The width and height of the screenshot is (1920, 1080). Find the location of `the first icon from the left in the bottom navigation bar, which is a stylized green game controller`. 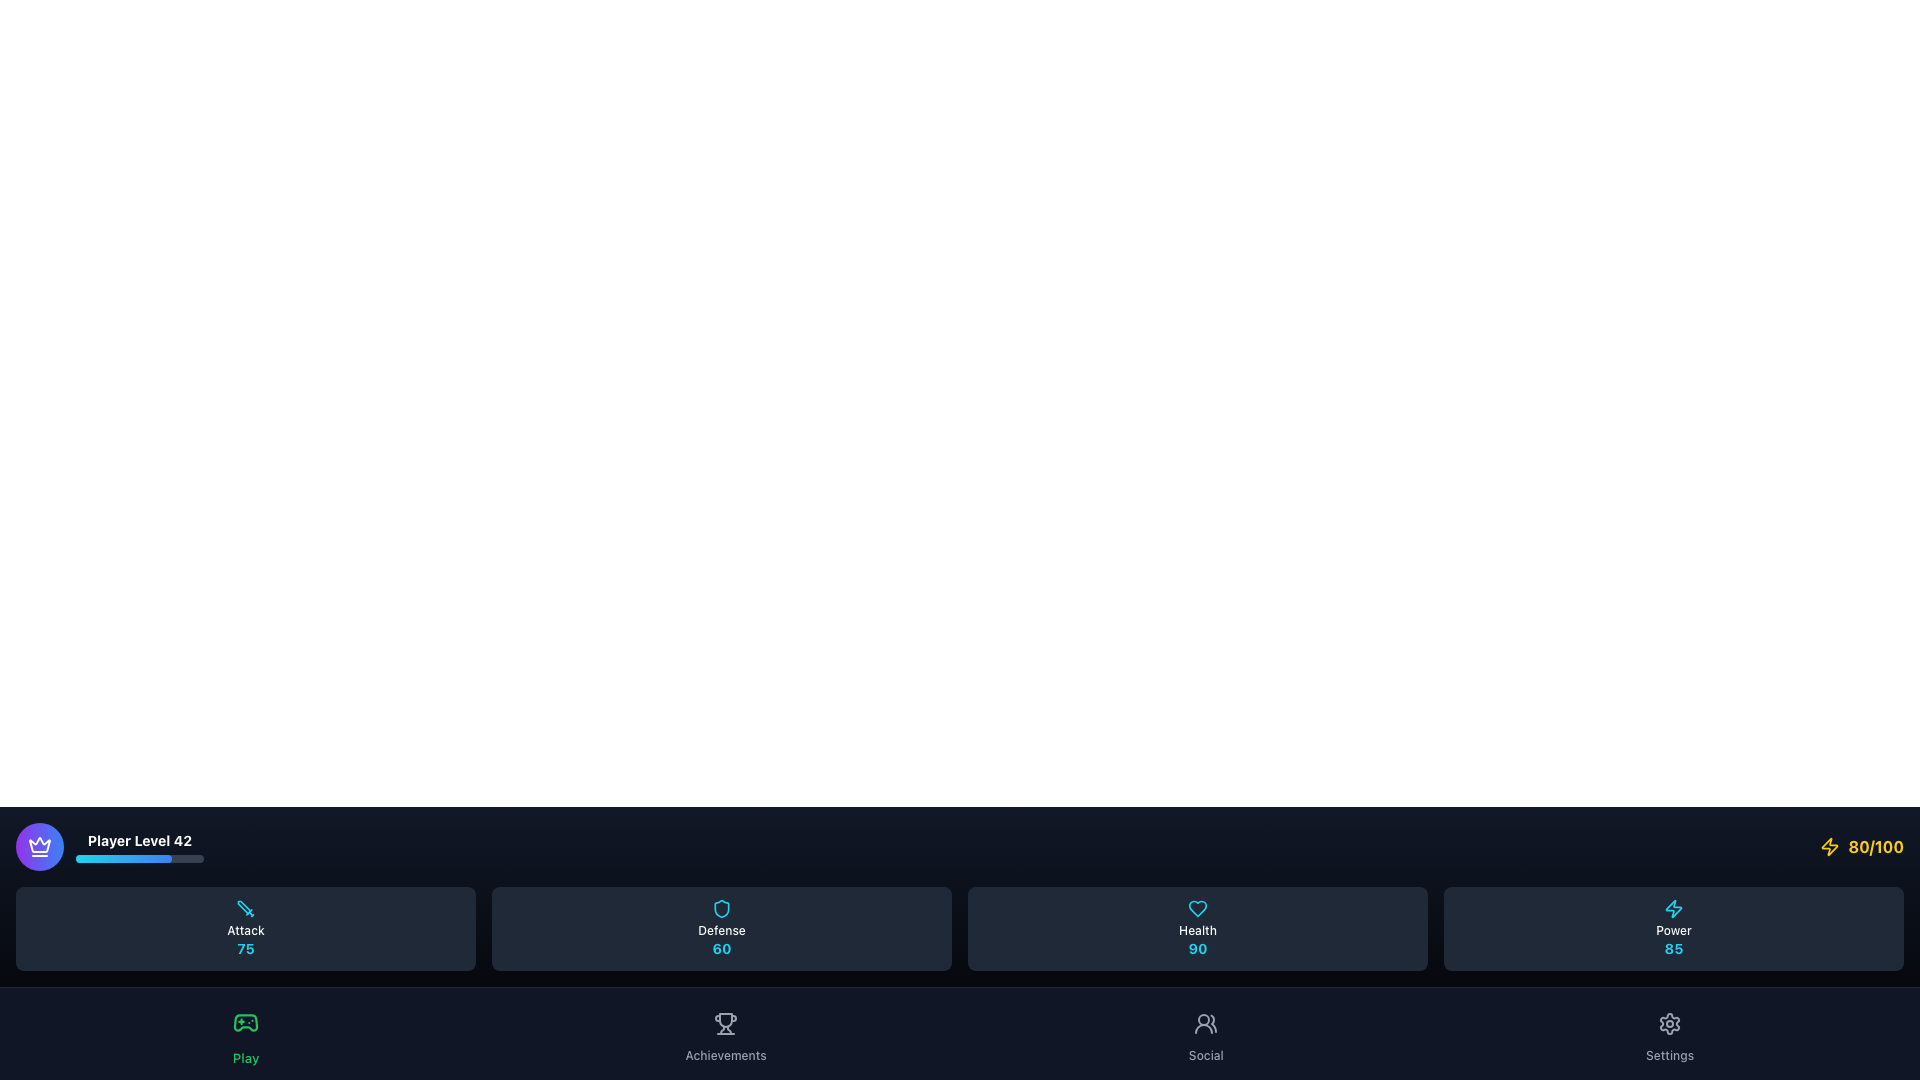

the first icon from the left in the bottom navigation bar, which is a stylized green game controller is located at coordinates (244, 1022).